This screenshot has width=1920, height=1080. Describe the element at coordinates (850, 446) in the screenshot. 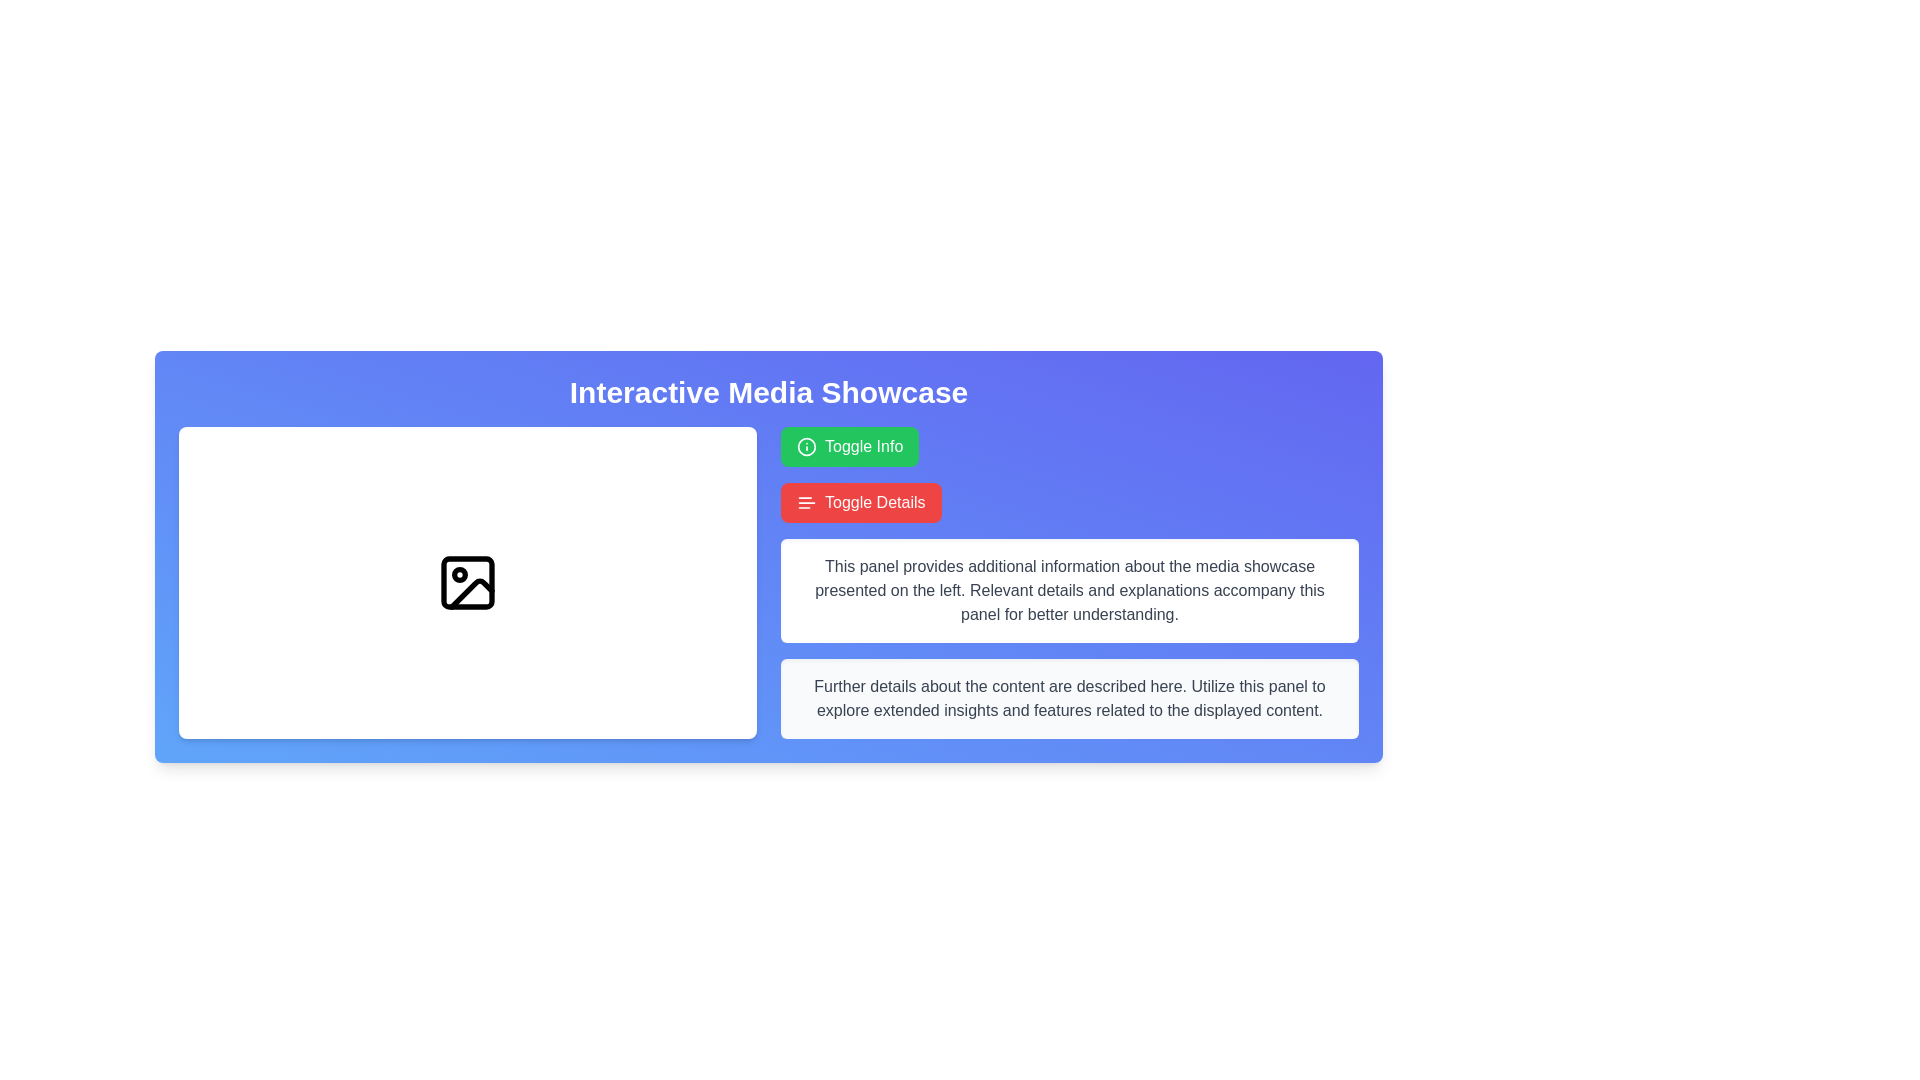

I see `the green 'Toggle Info' button with rounded corners and an 'i' icon to observe any hover effects` at that location.